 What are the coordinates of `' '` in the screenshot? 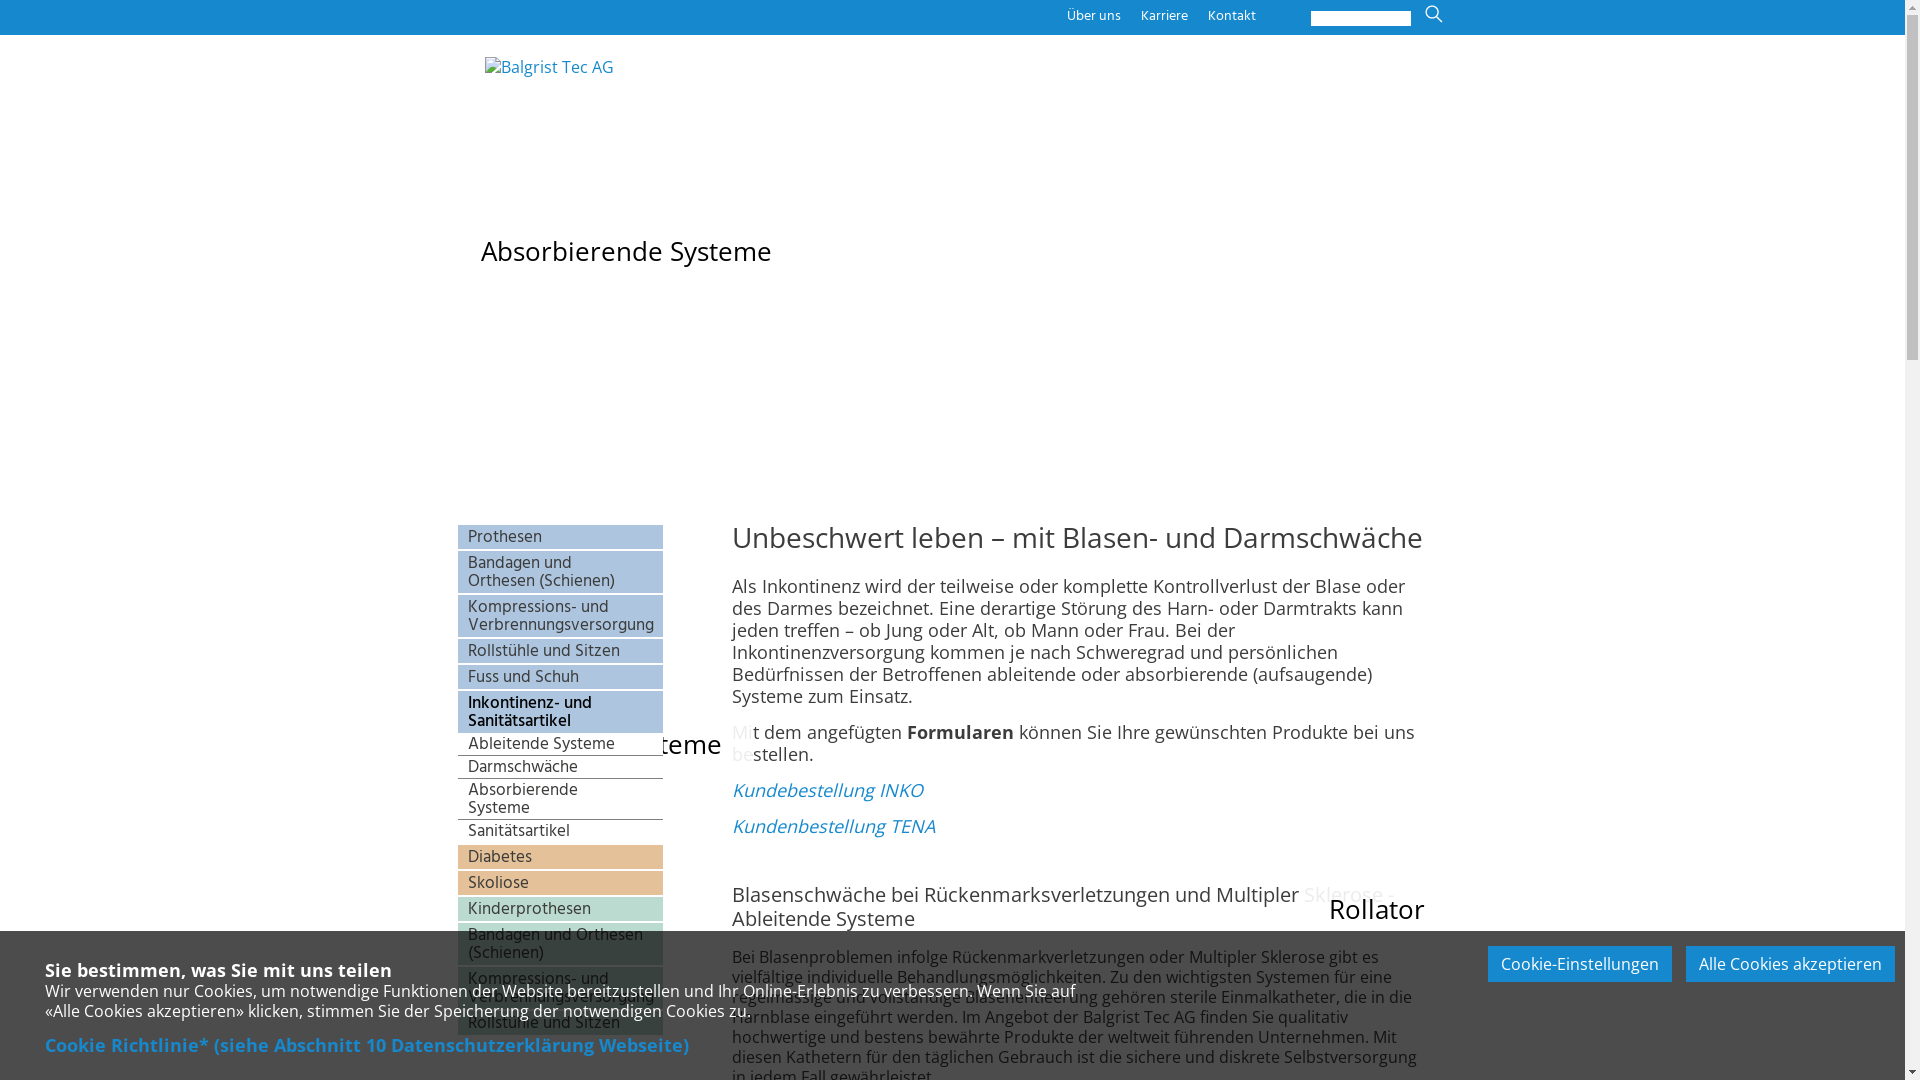 It's located at (1423, 100).